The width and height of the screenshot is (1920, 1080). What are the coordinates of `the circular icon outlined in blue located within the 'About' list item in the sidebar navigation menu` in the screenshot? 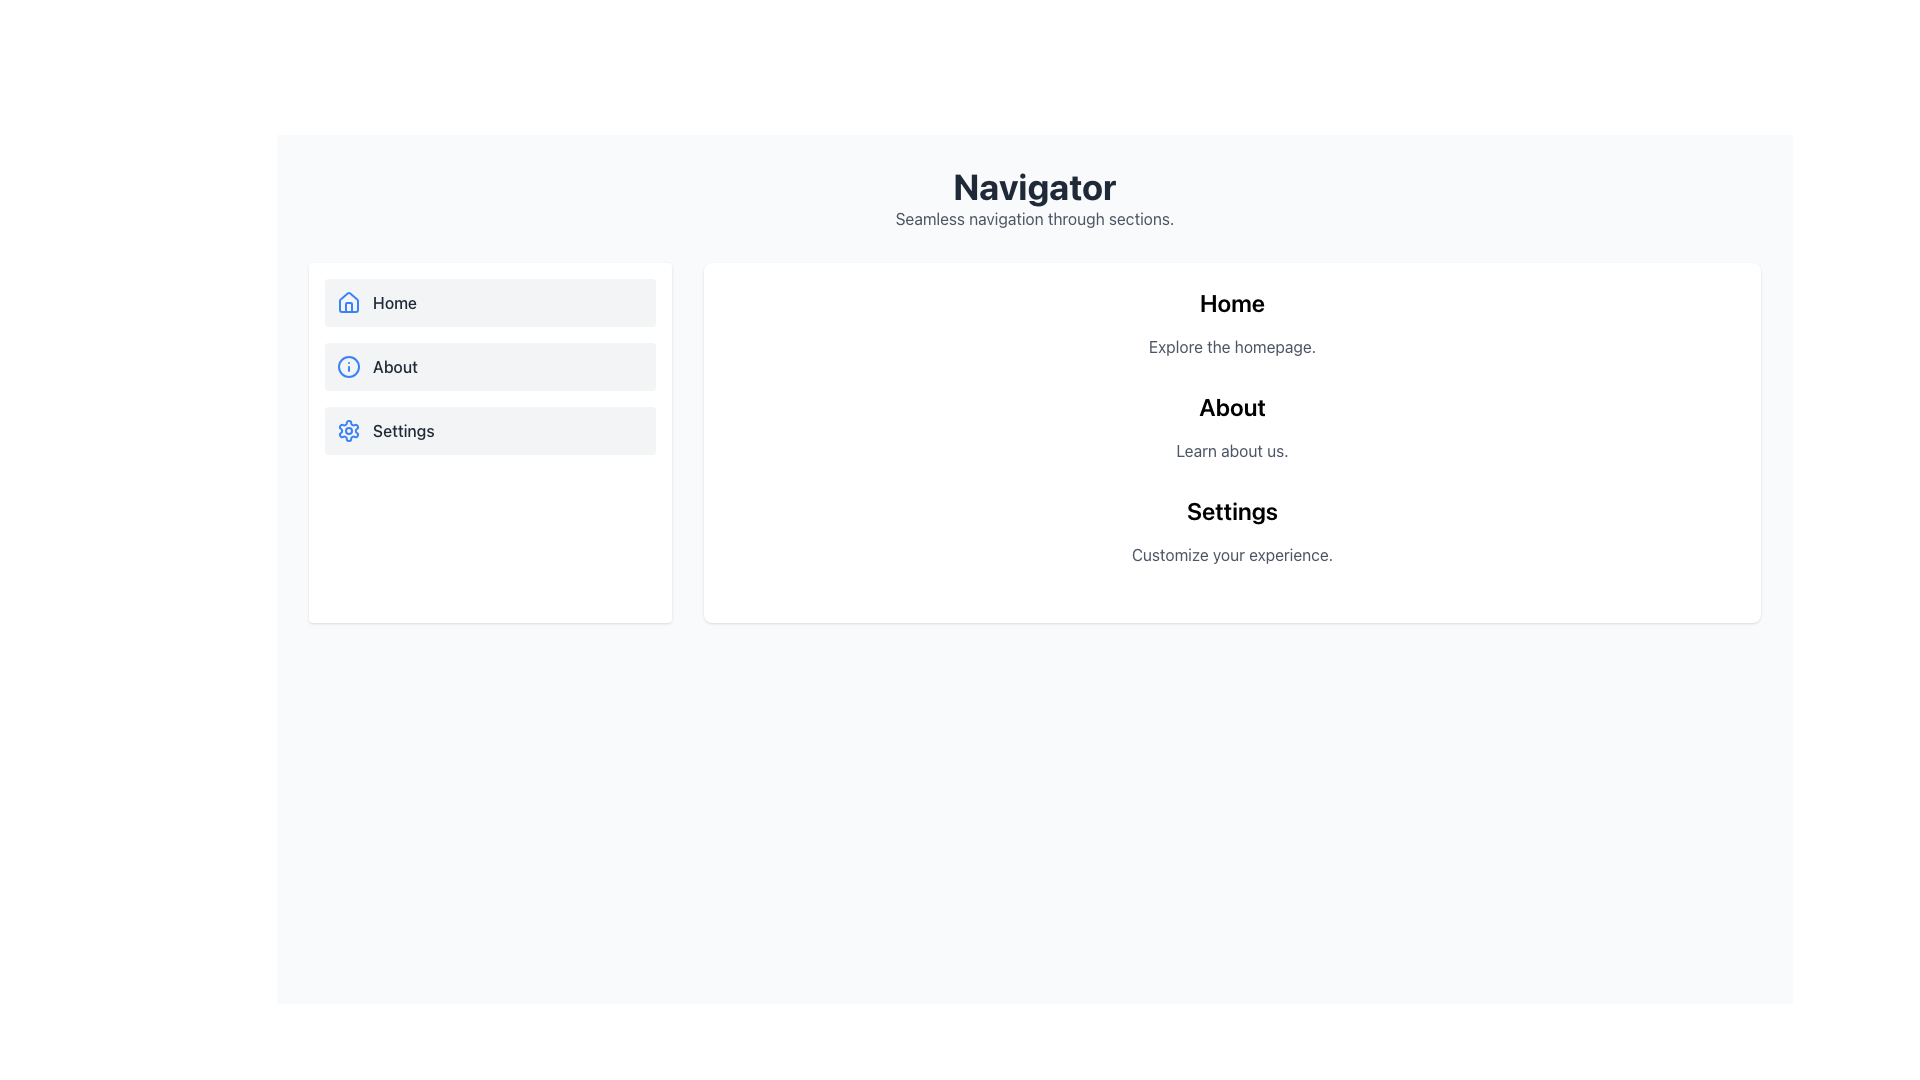 It's located at (349, 366).